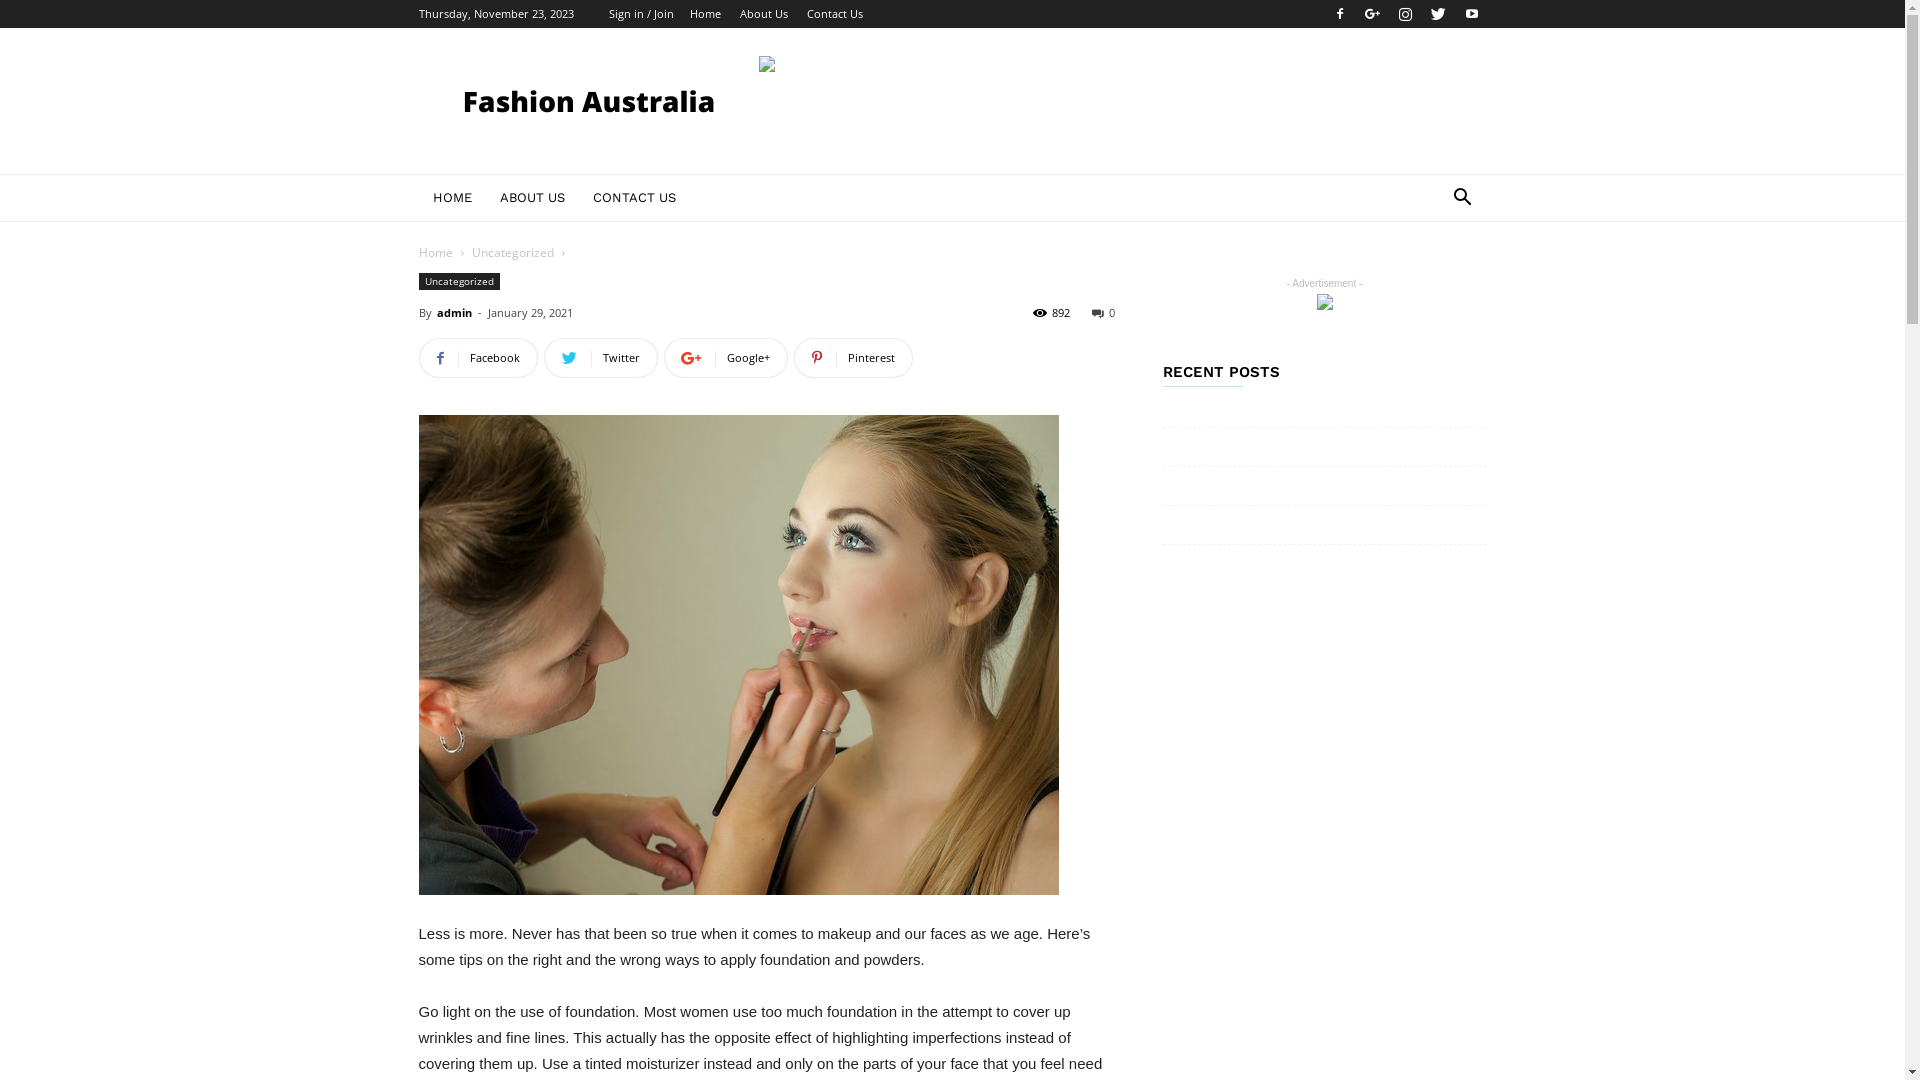 The image size is (1920, 1080). What do you see at coordinates (1423, 14) in the screenshot?
I see `'Twitter'` at bounding box center [1423, 14].